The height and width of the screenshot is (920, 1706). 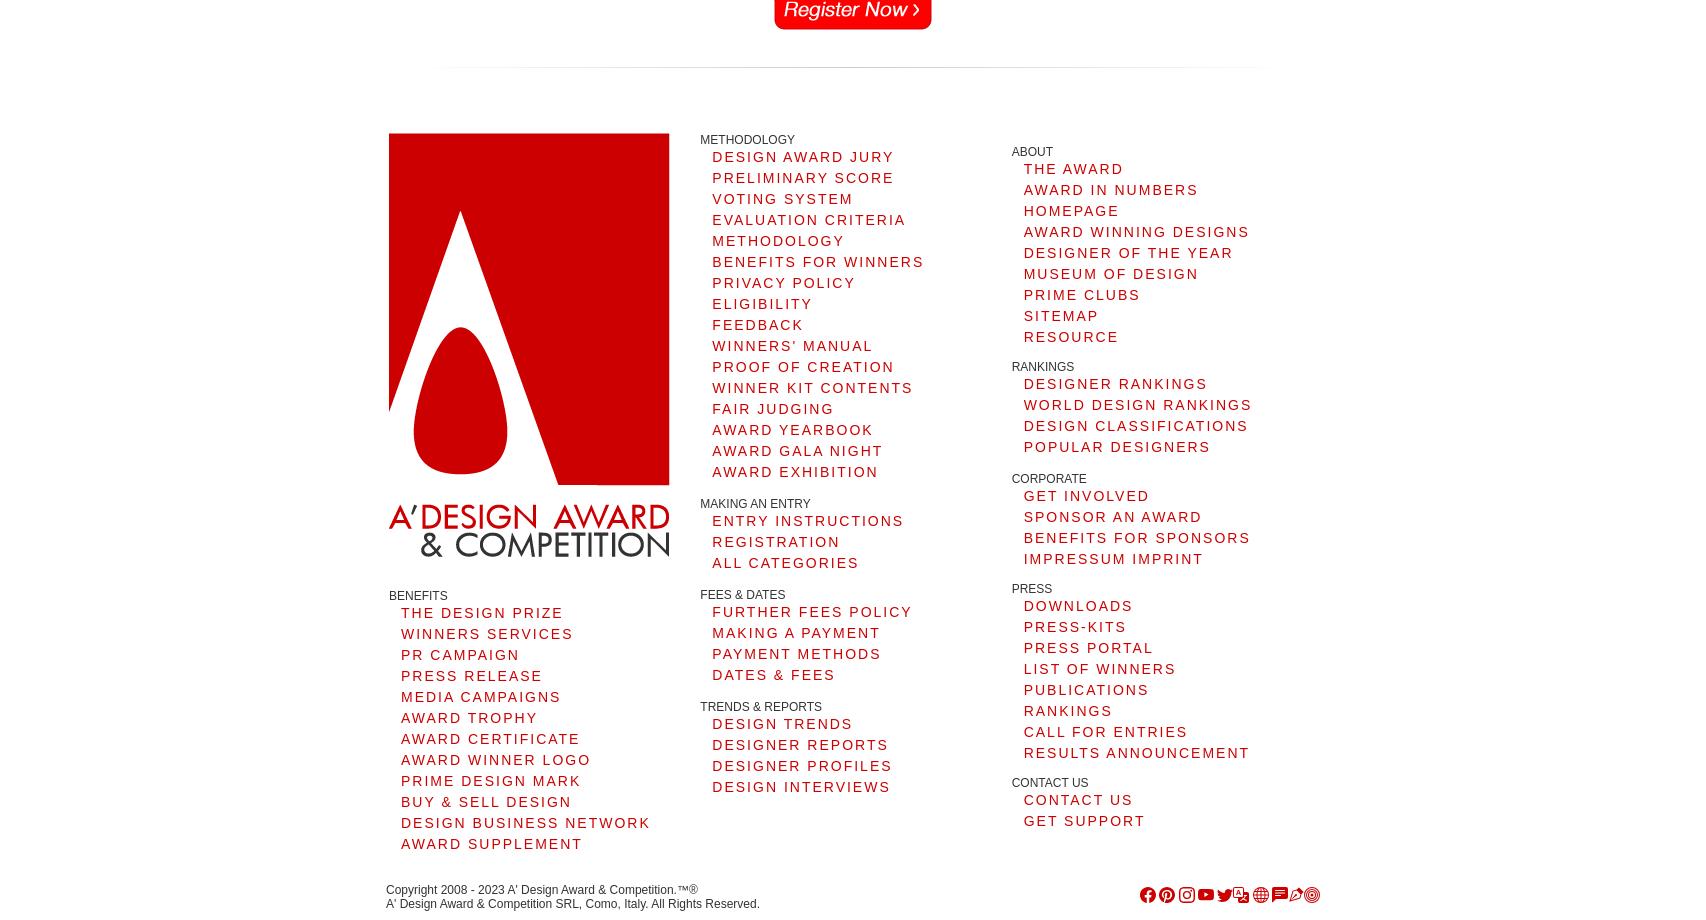 I want to click on 'ALL CATEGORIES', so click(x=784, y=562).